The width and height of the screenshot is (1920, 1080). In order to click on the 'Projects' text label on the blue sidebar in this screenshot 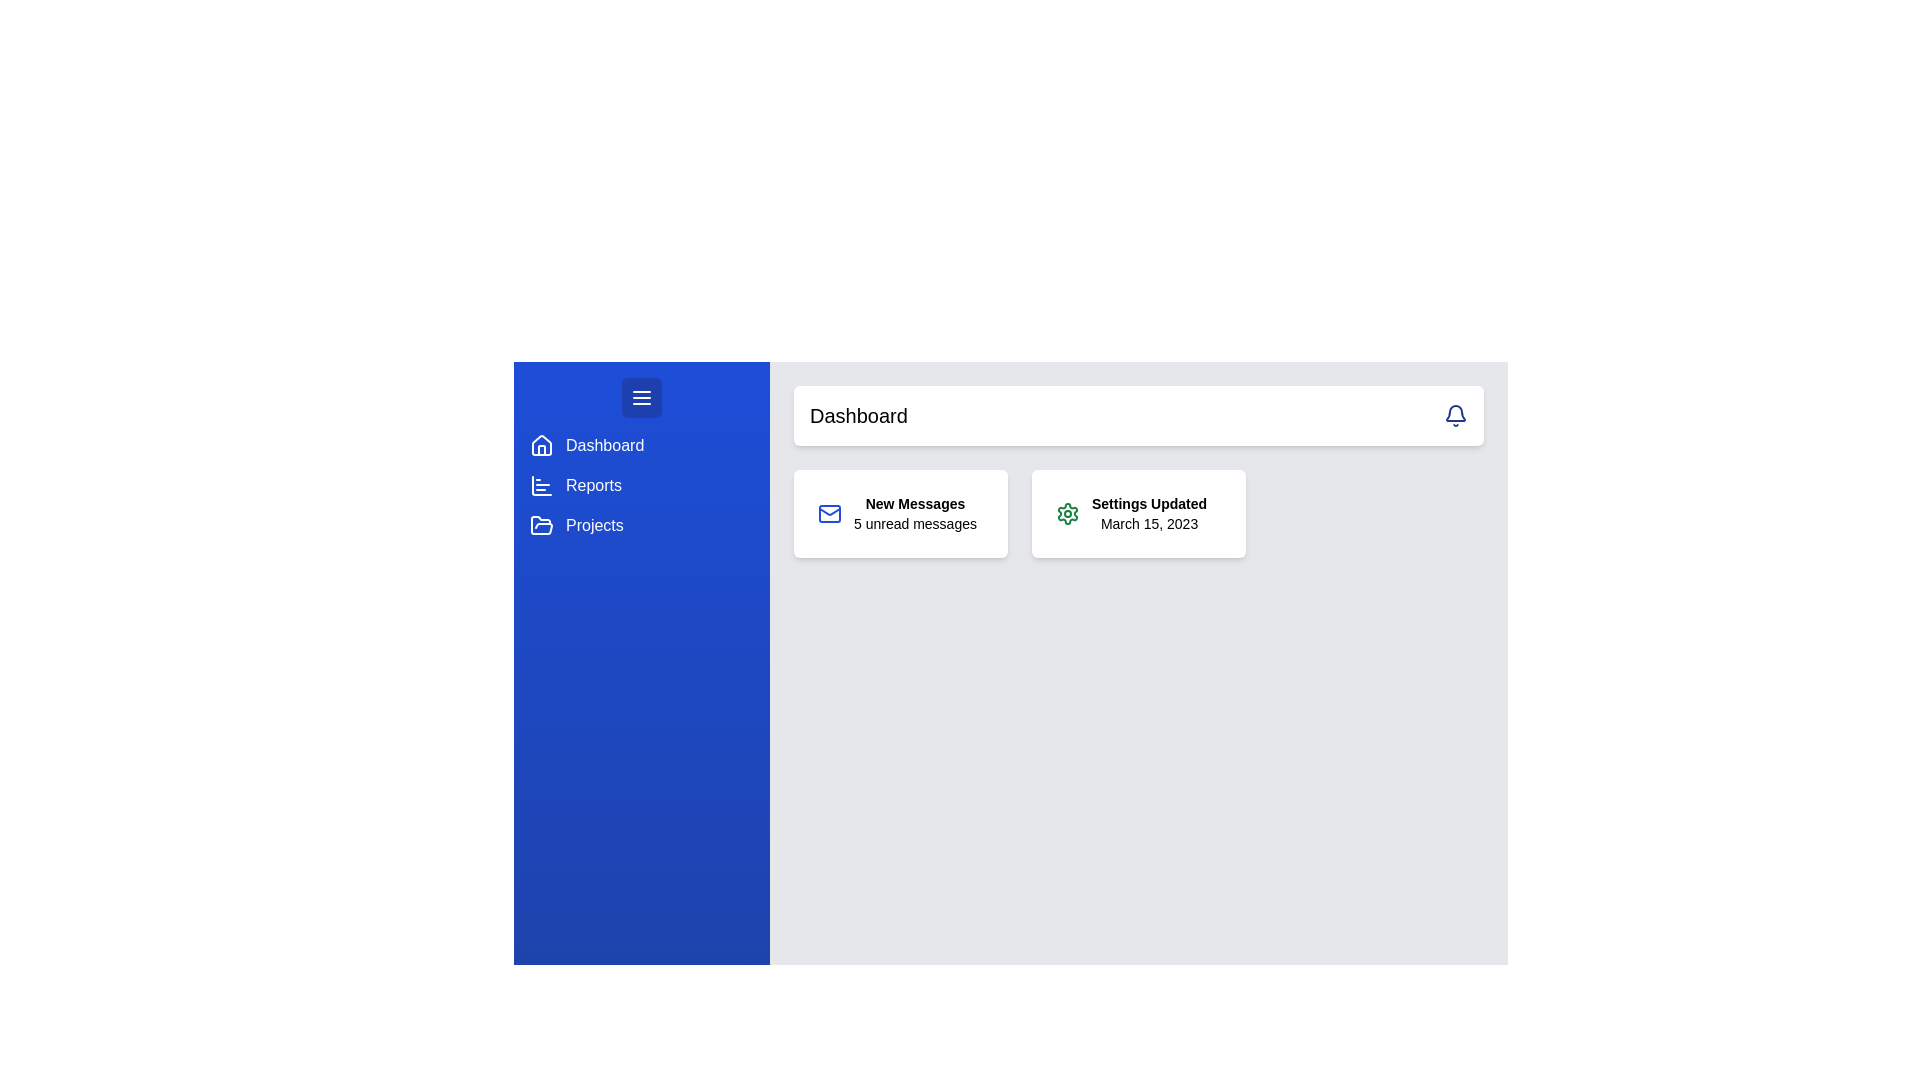, I will do `click(593, 524)`.